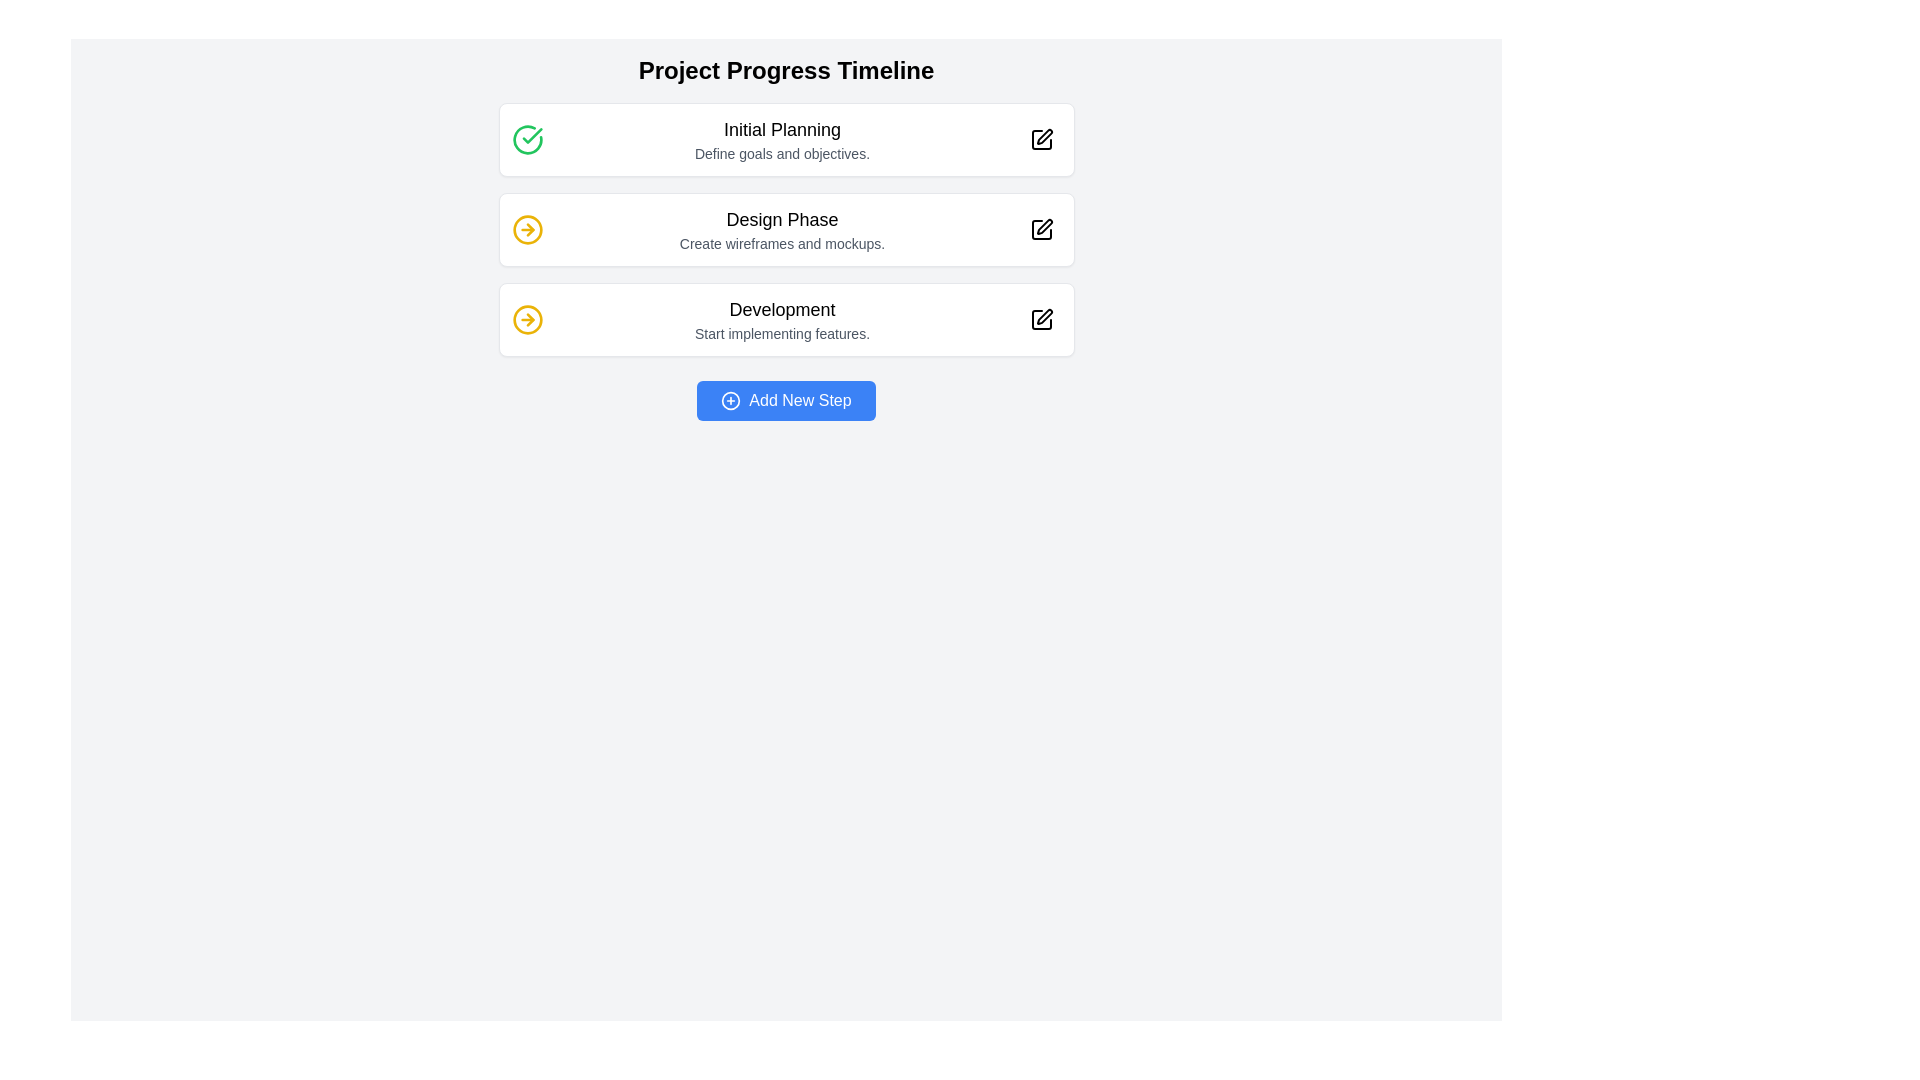  I want to click on the completed task indicator icon located in the first row of the progress tracker, adjacent to the 'Initial Planning' step, styled with green accents, so click(532, 135).